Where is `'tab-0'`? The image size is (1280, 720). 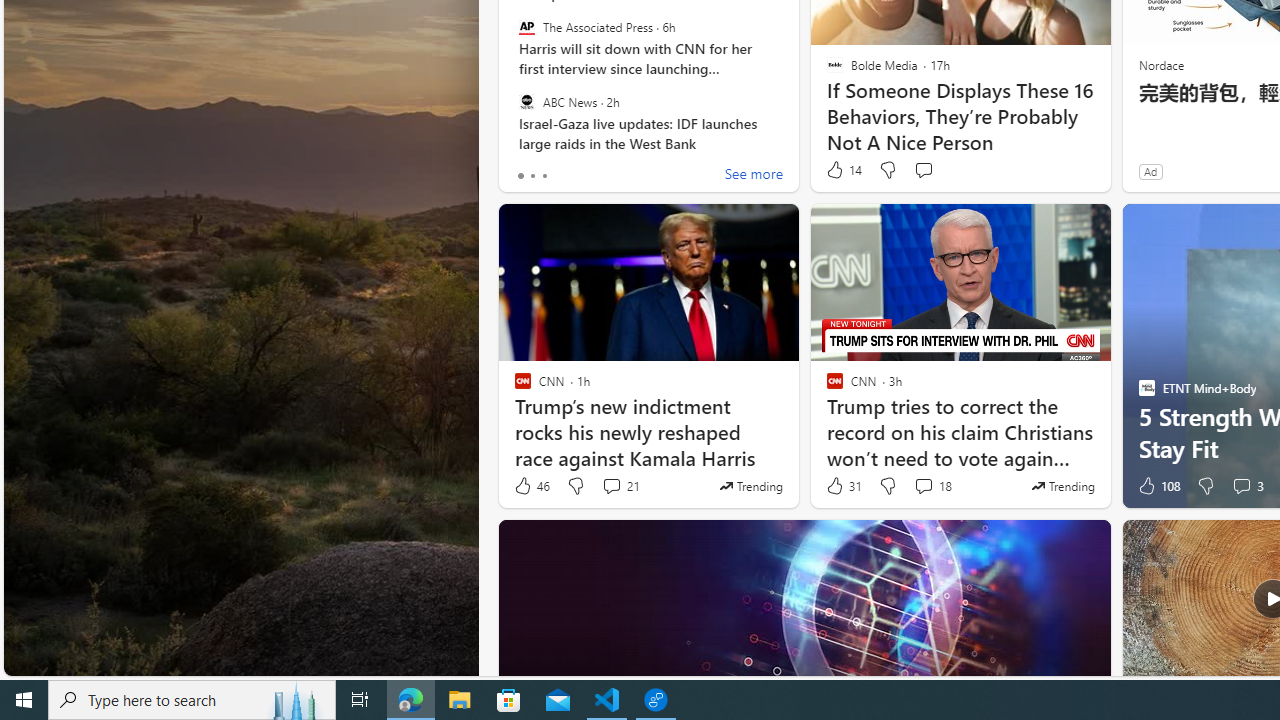
'tab-0' is located at coordinates (520, 175).